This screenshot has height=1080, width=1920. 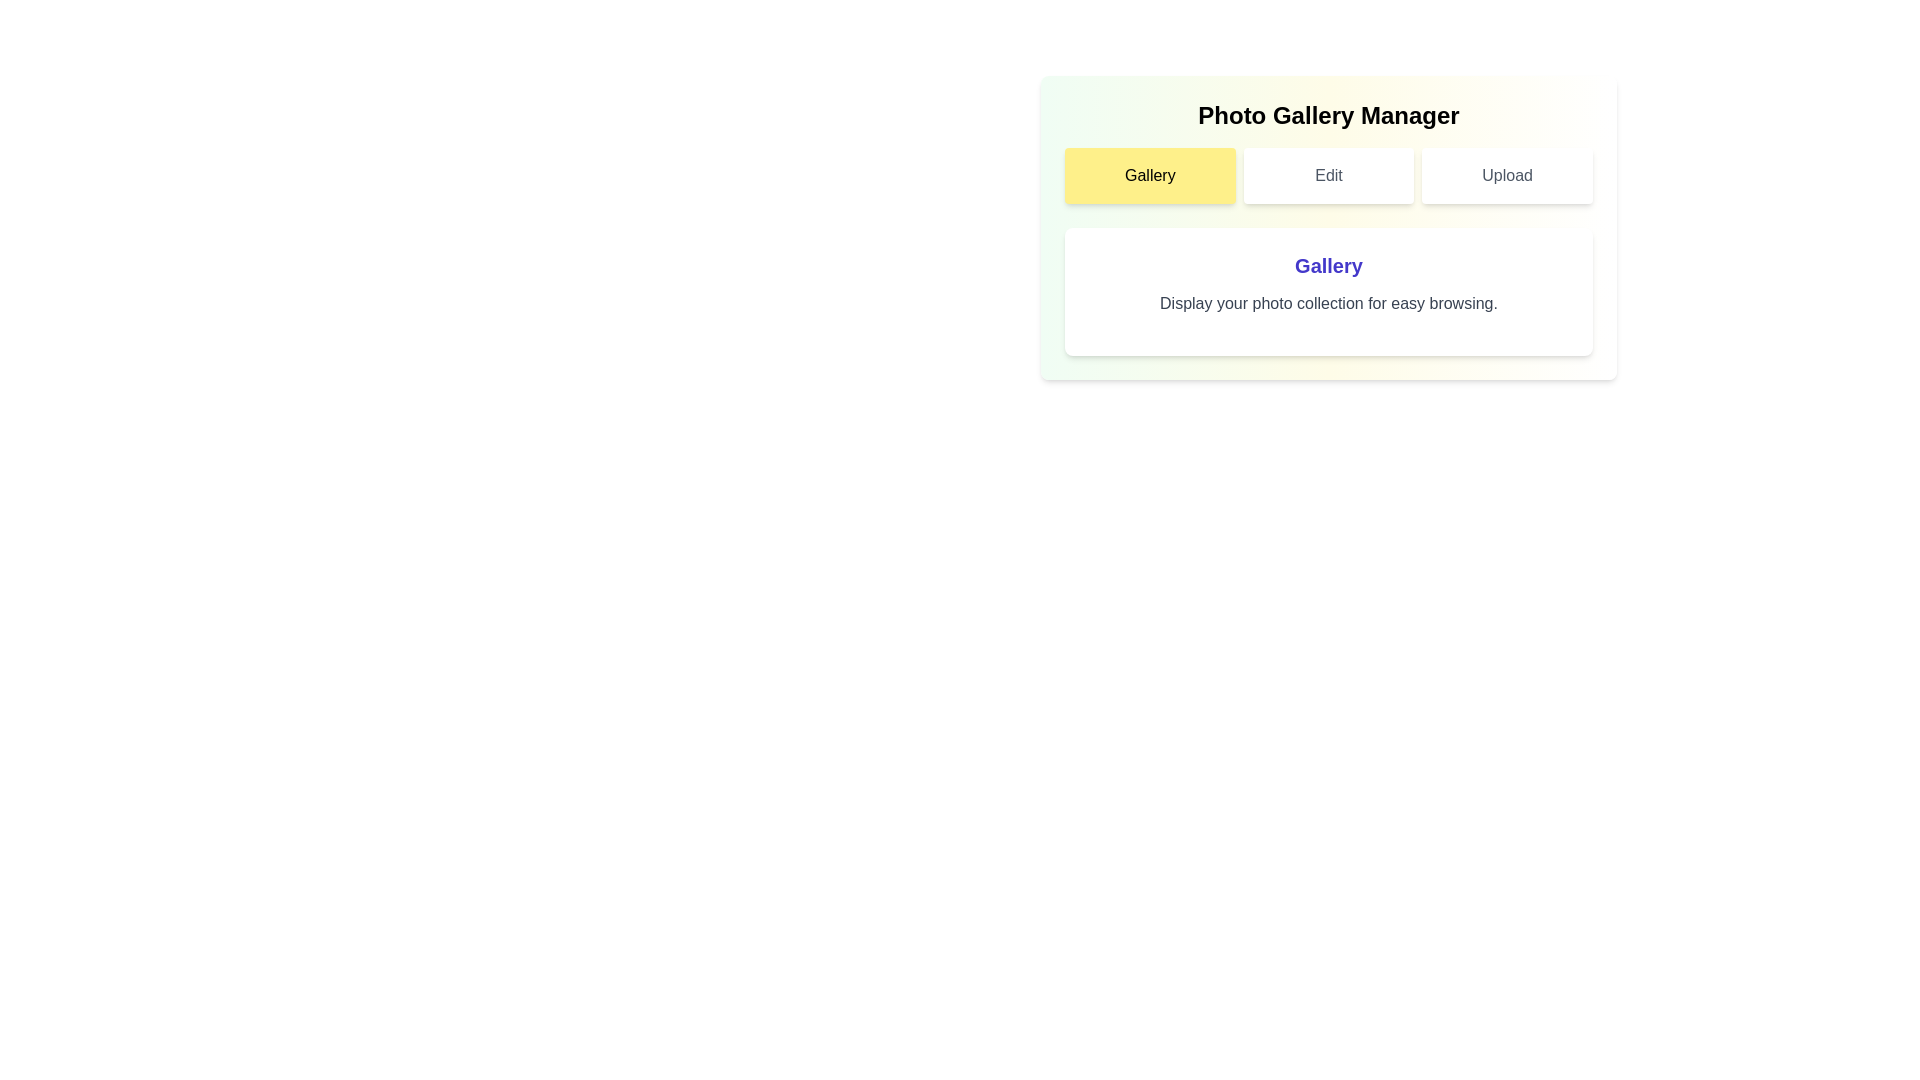 I want to click on centered, bold, large text label that says 'Photo Gallery Manager', which is positioned above a grid layout and has a gradient background, so click(x=1329, y=115).